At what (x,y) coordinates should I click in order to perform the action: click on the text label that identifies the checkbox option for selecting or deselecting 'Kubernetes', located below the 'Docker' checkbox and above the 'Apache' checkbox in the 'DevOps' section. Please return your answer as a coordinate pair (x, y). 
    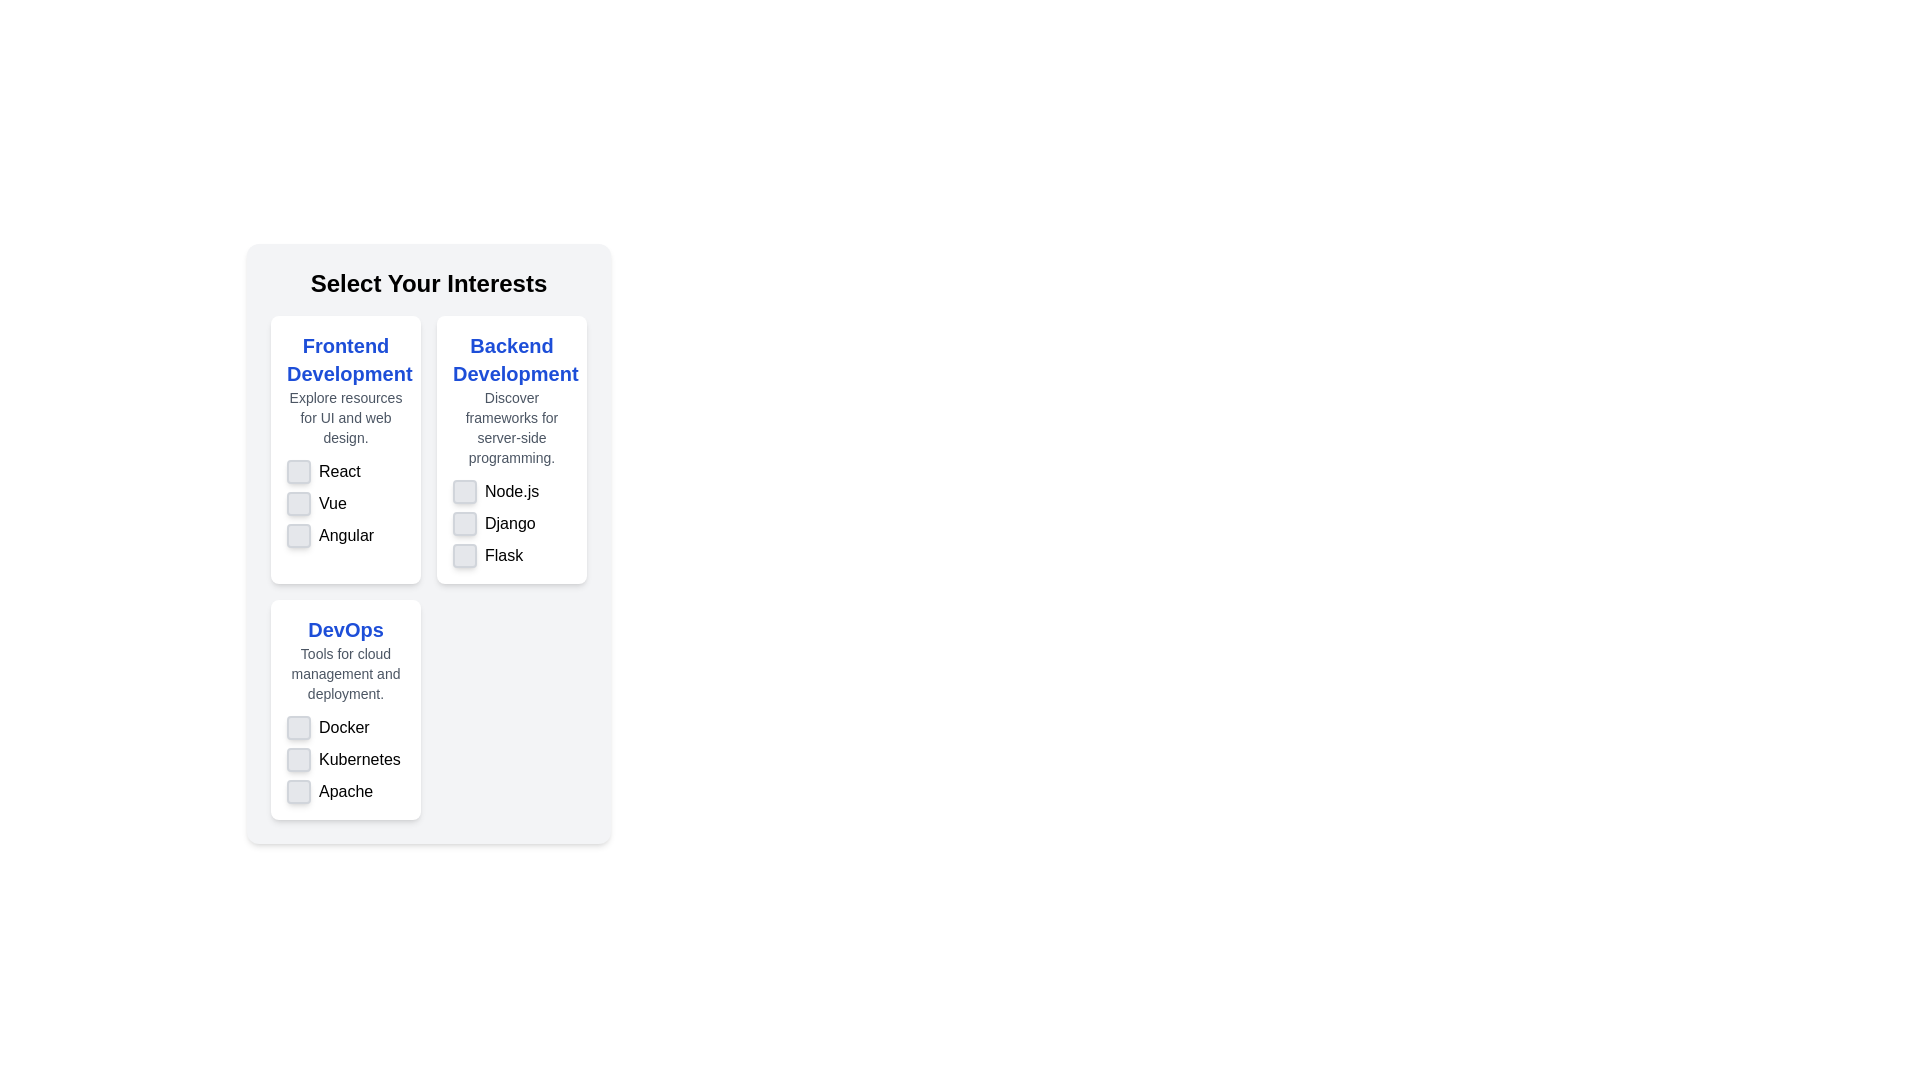
    Looking at the image, I should click on (360, 759).